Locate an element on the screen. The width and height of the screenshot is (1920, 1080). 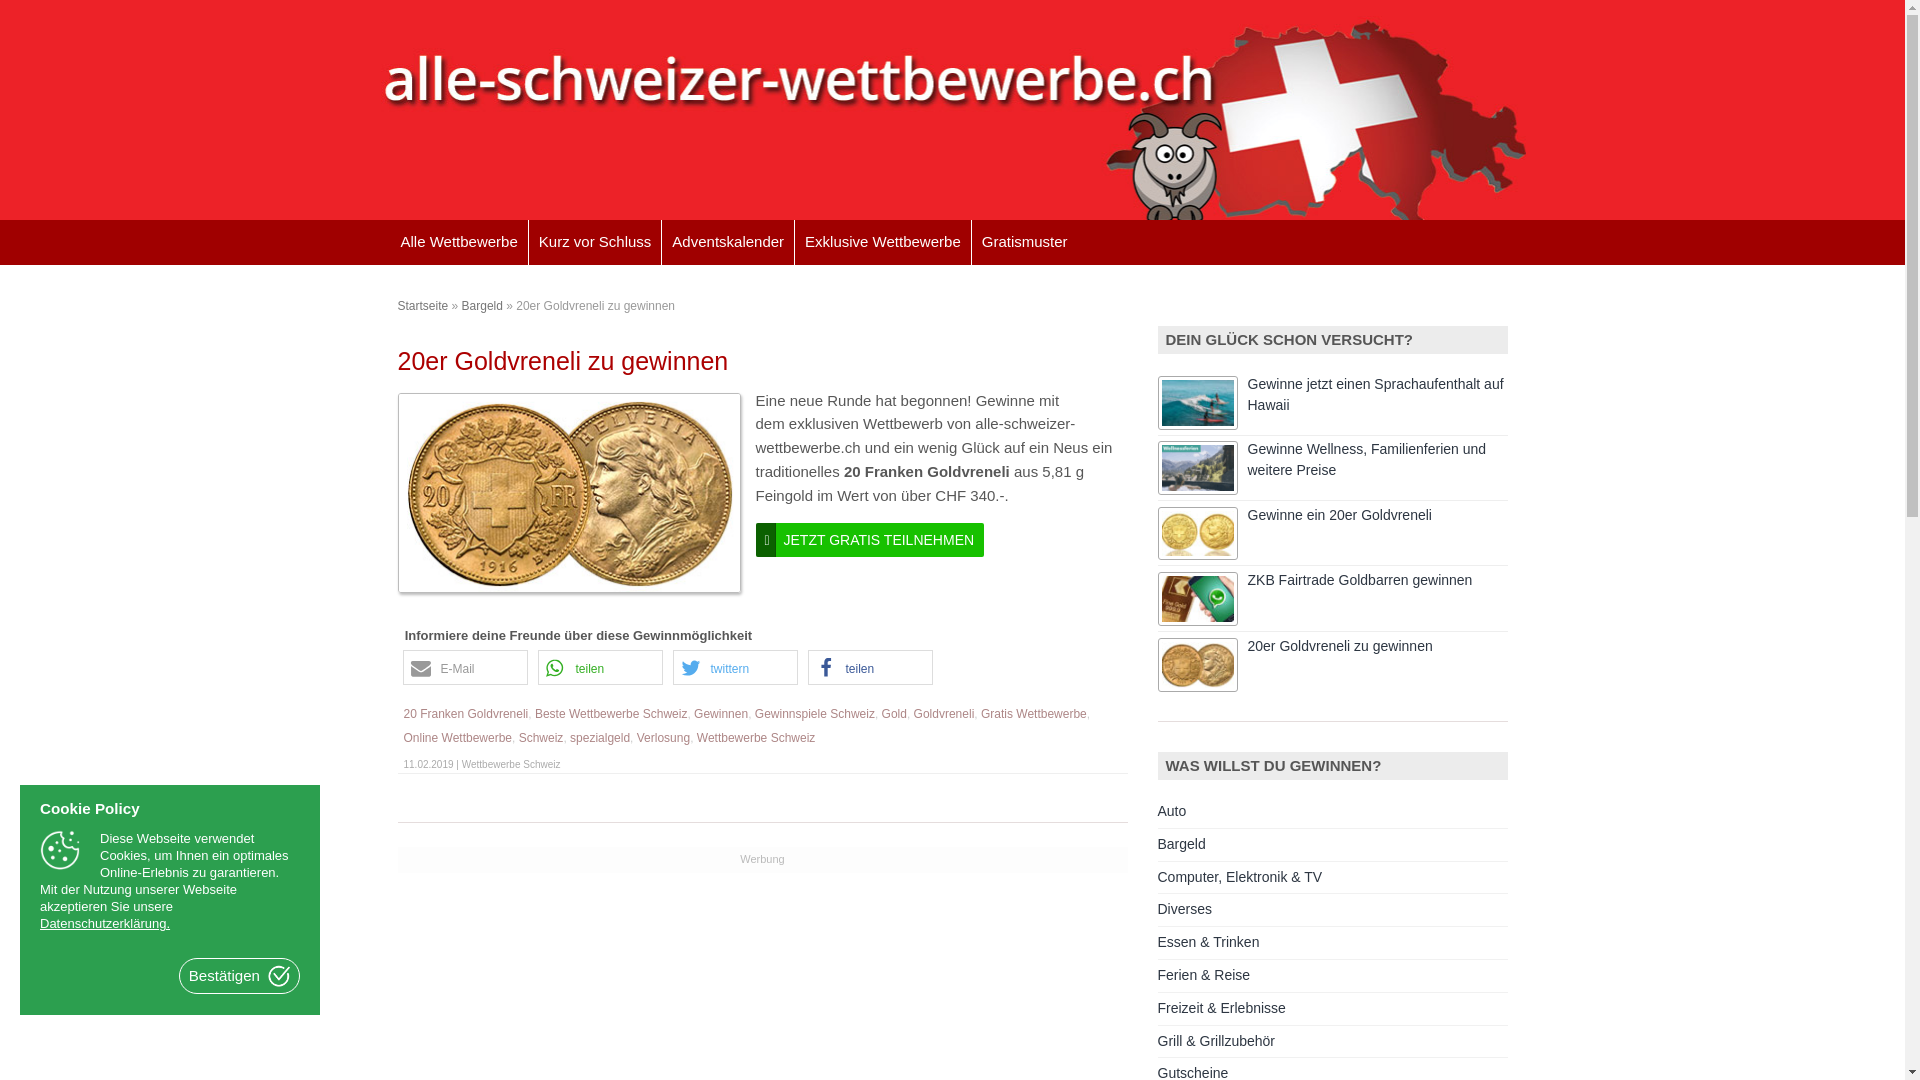
'teilen ' is located at coordinates (870, 667).